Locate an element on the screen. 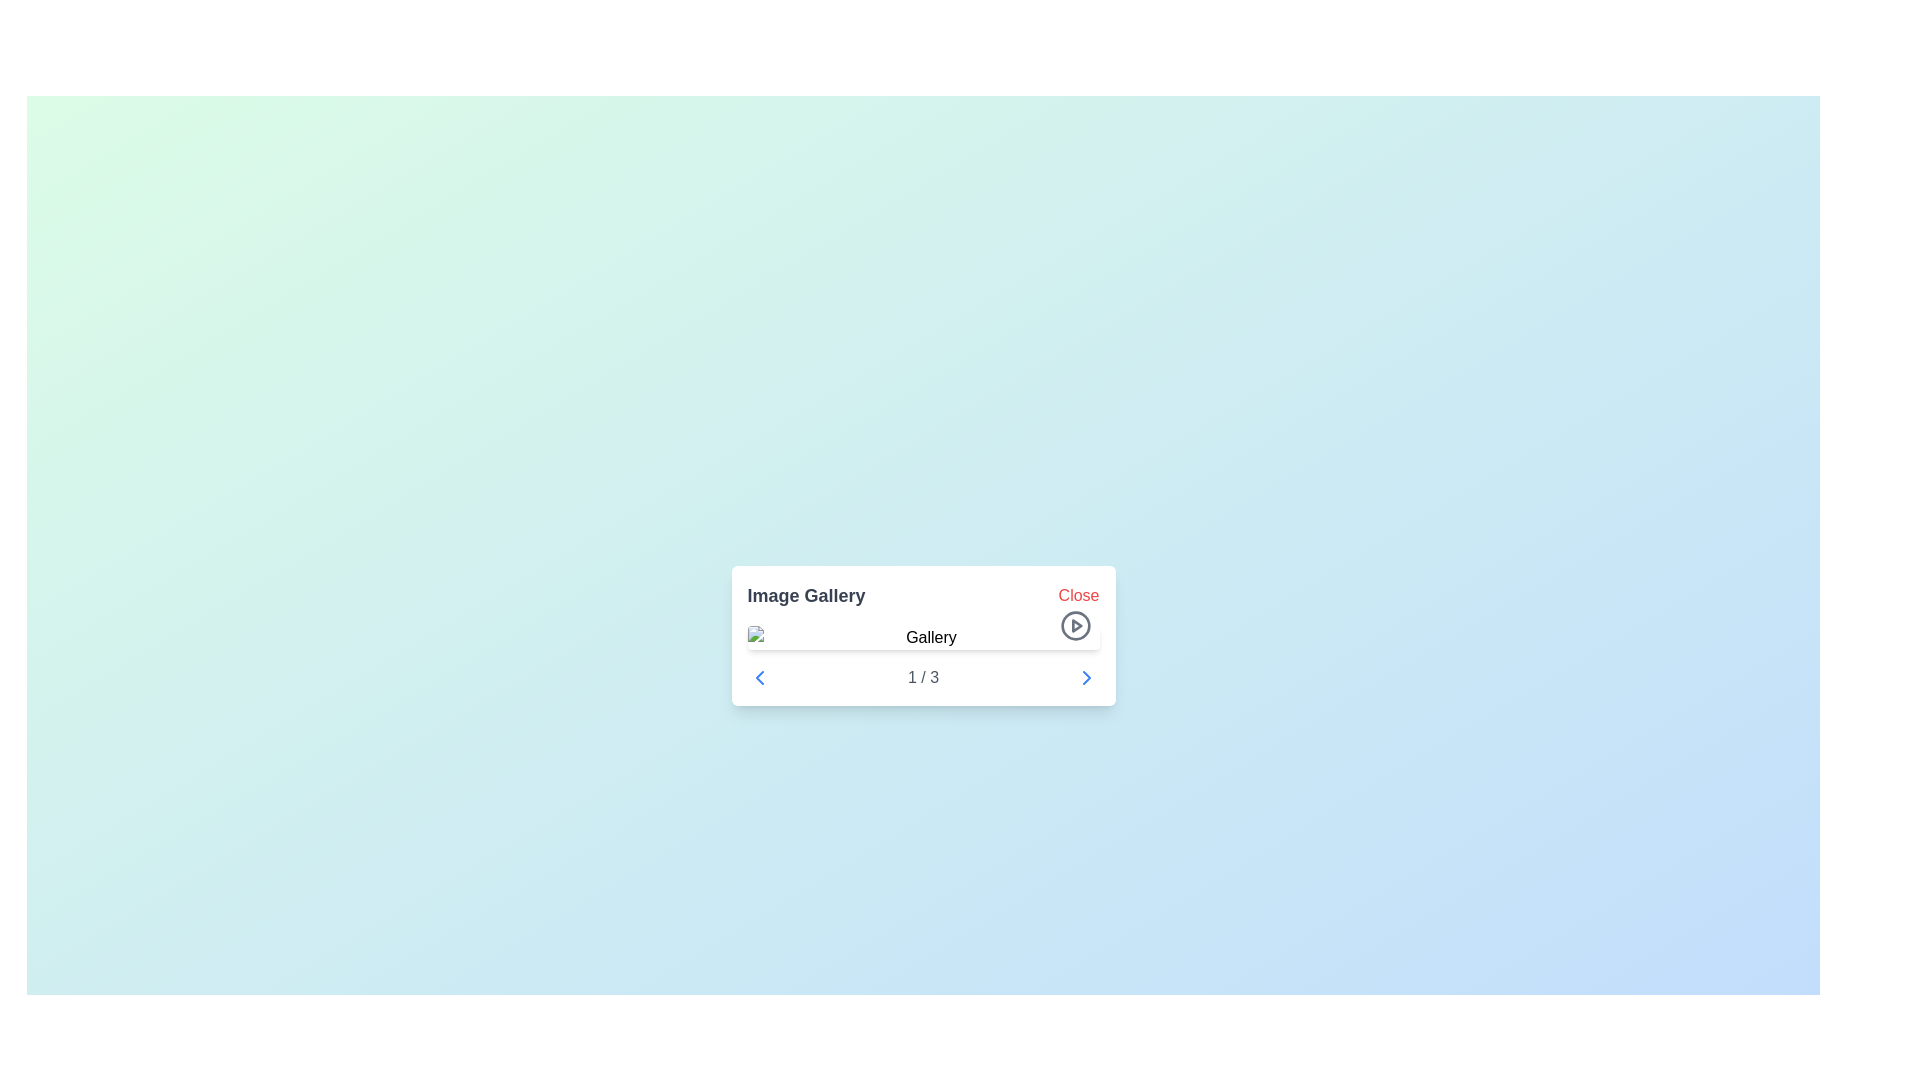 The width and height of the screenshot is (1920, 1080). the leftmost icon button in the pagination control is located at coordinates (758, 677).